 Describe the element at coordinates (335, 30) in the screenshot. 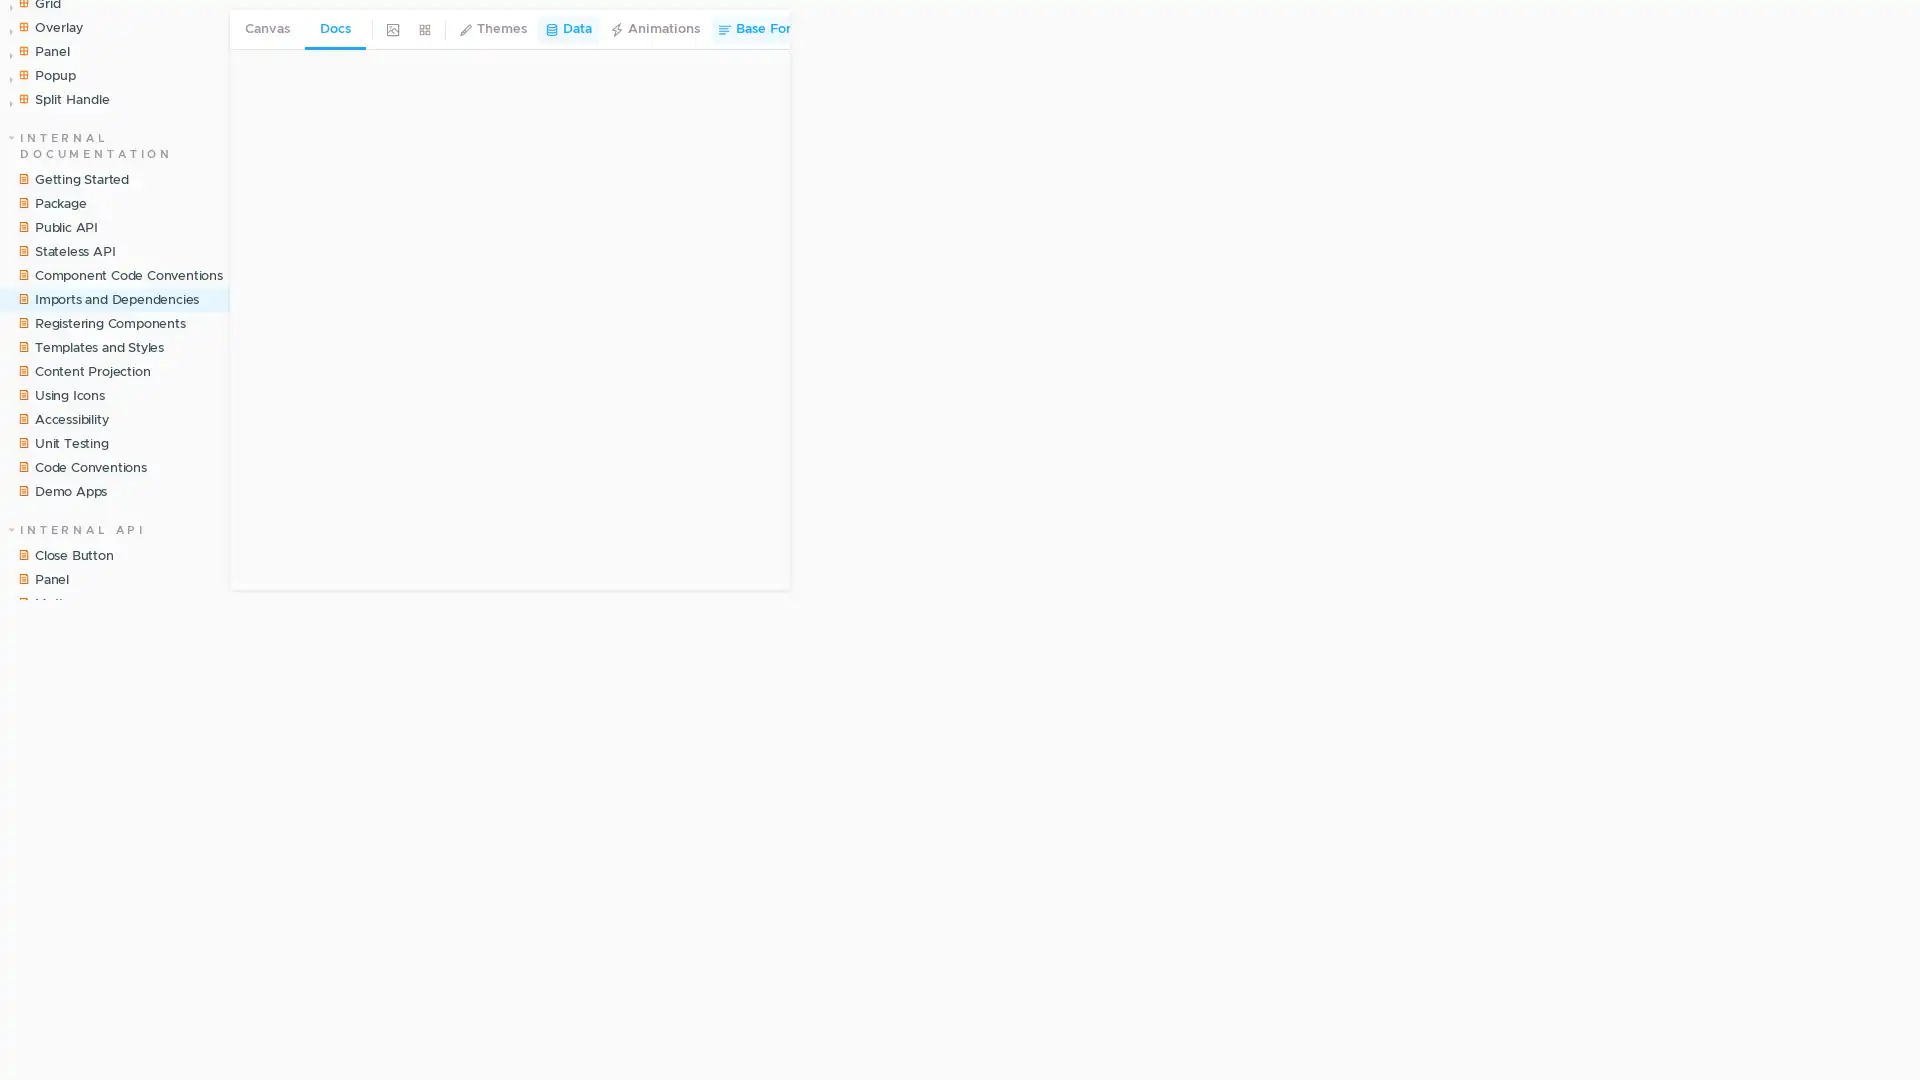

I see `Docs` at that location.